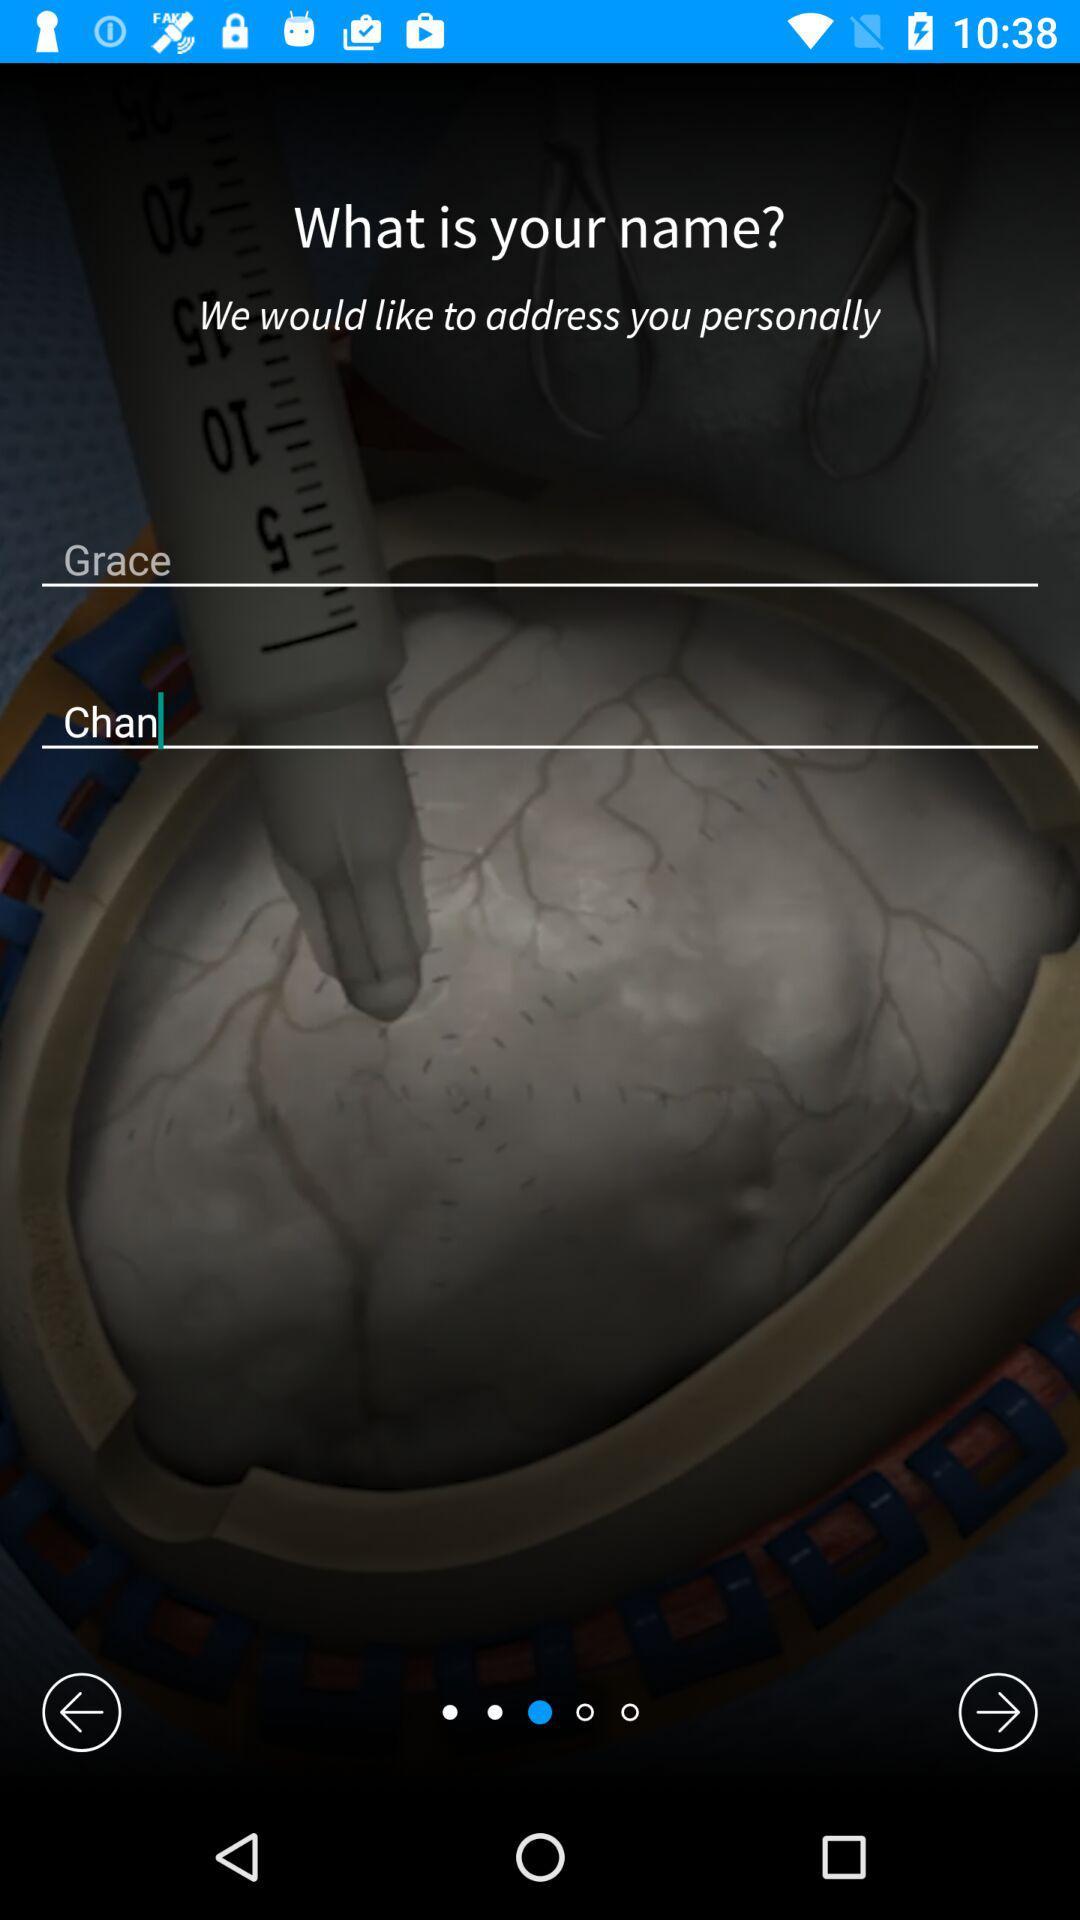 The image size is (1080, 1920). What do you see at coordinates (538, 228) in the screenshot?
I see `the what is your icon` at bounding box center [538, 228].